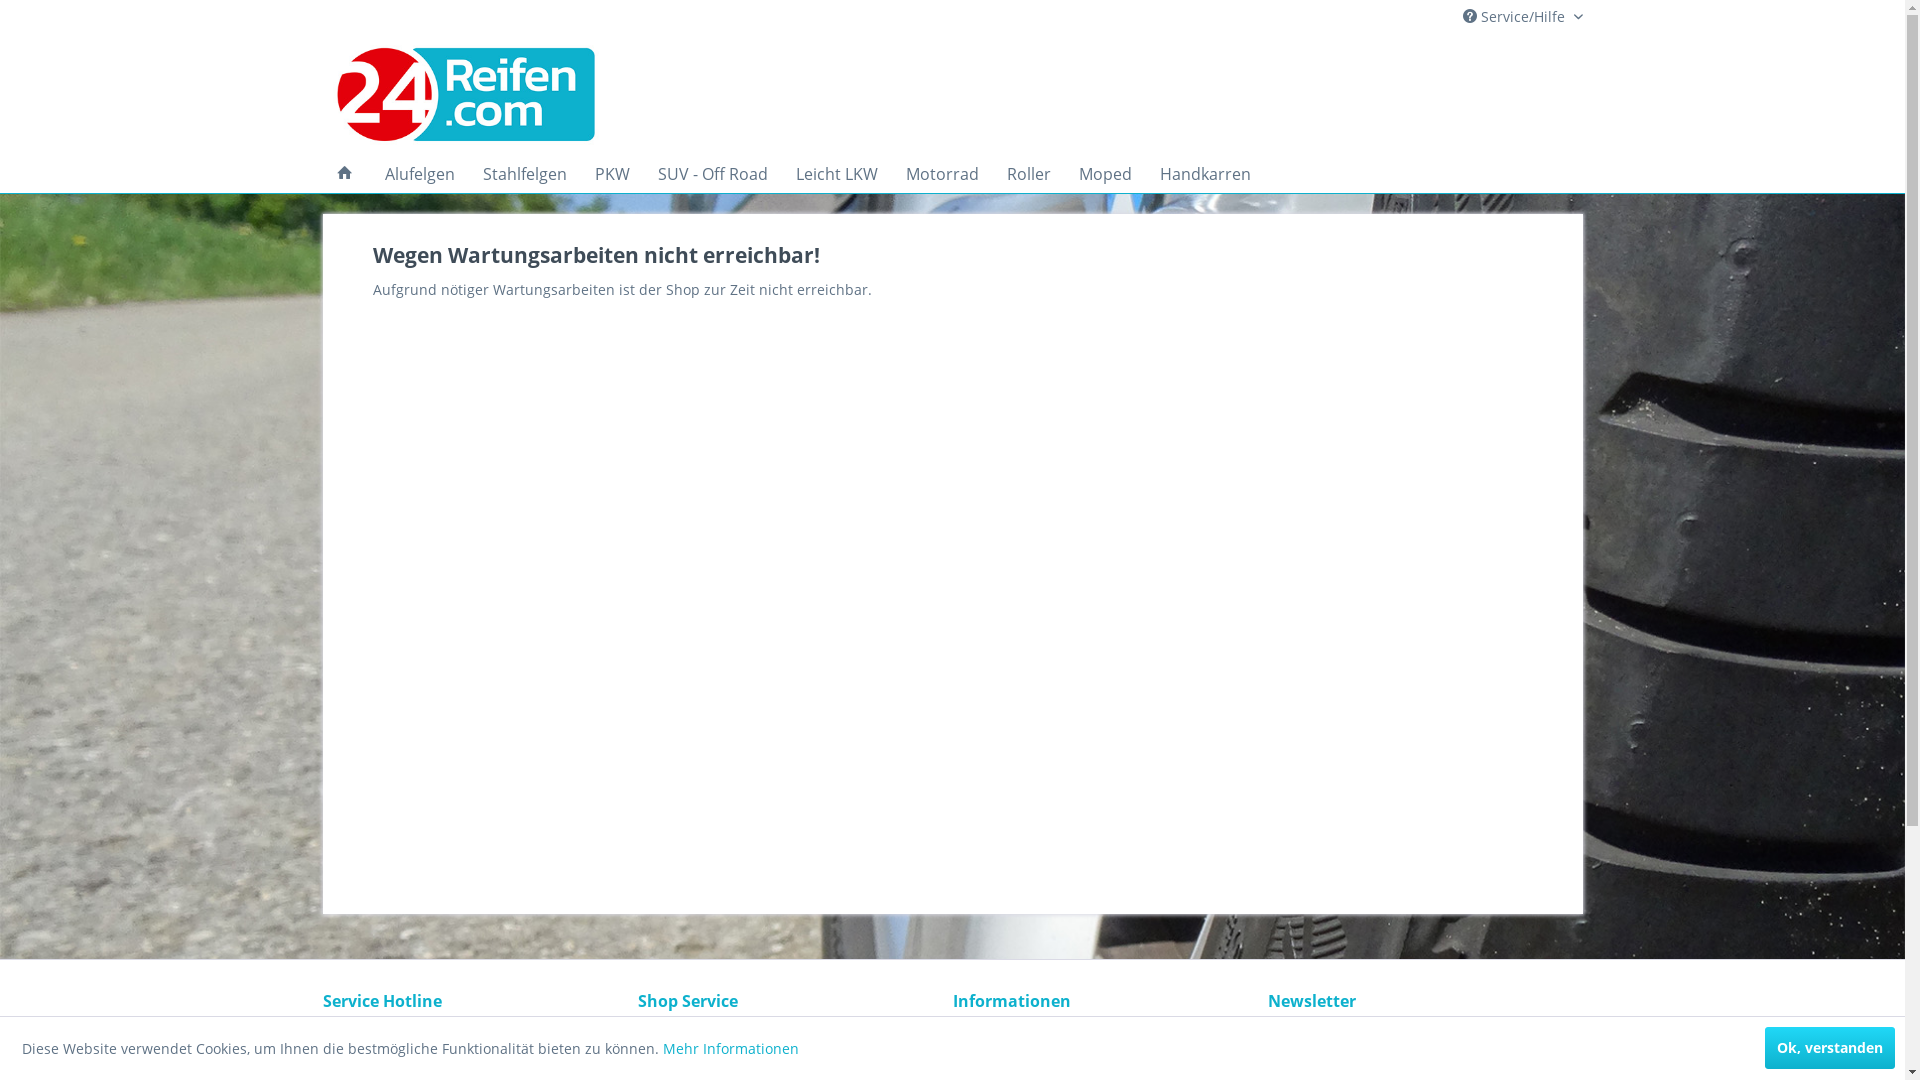 This screenshot has width=1920, height=1080. What do you see at coordinates (1829, 1047) in the screenshot?
I see `'Ok, verstanden'` at bounding box center [1829, 1047].